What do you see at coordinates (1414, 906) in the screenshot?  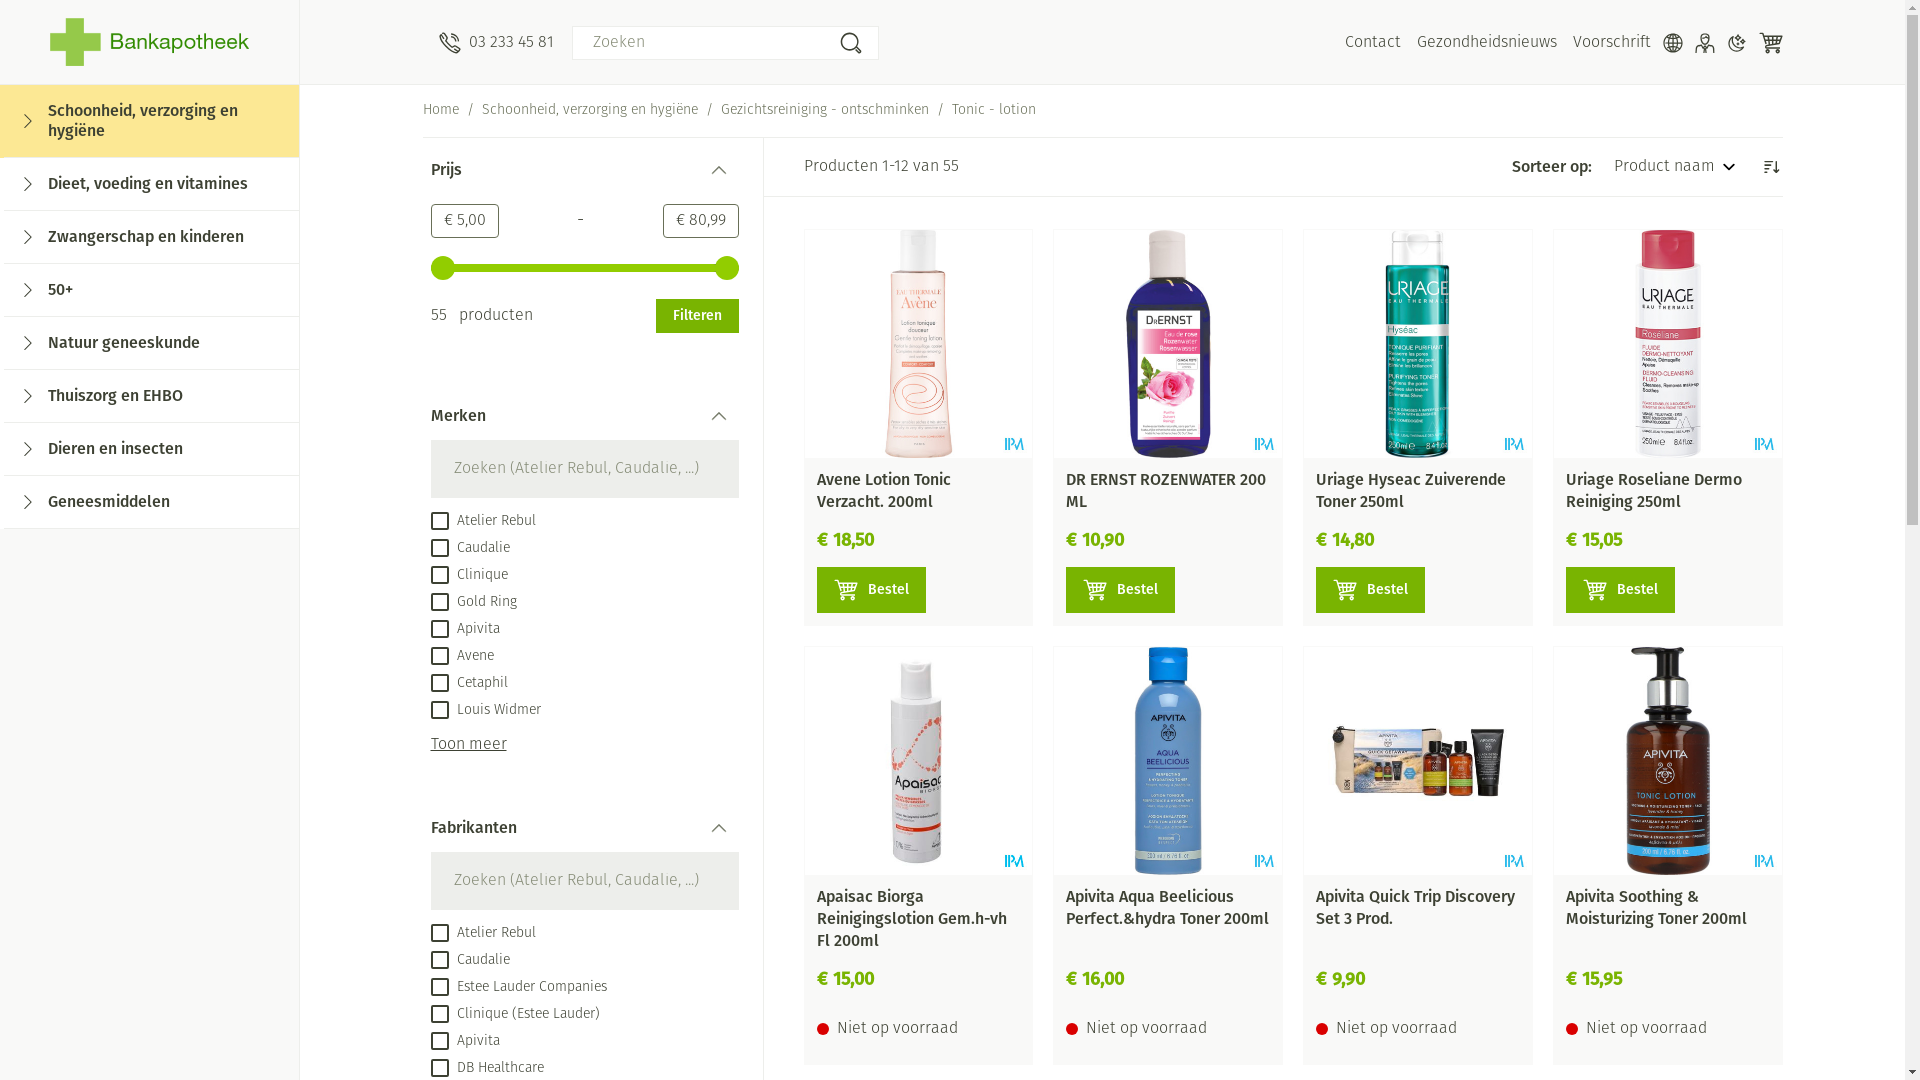 I see `'Apivita Quick Trip Discovery Set 3 Prod.'` at bounding box center [1414, 906].